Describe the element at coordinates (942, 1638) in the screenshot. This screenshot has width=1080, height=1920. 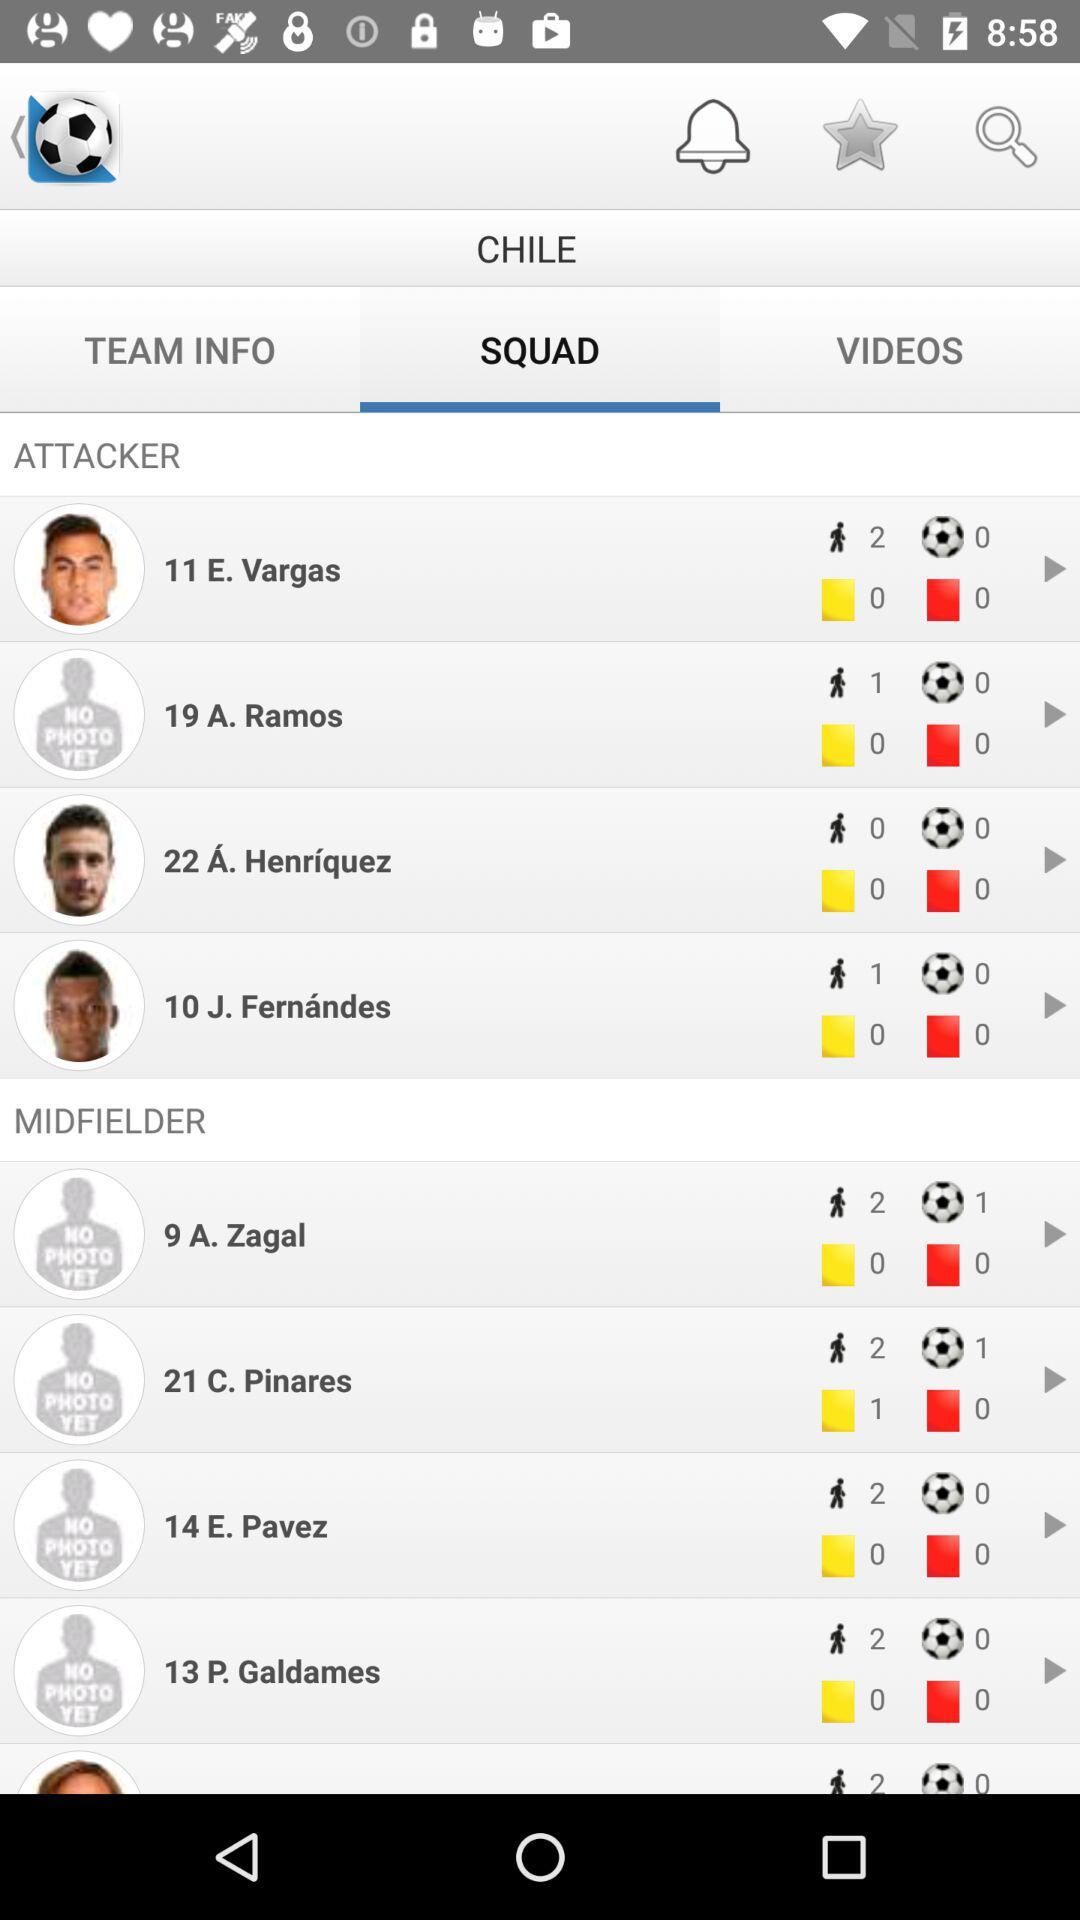
I see `the fourth football icon from the mid fielder` at that location.